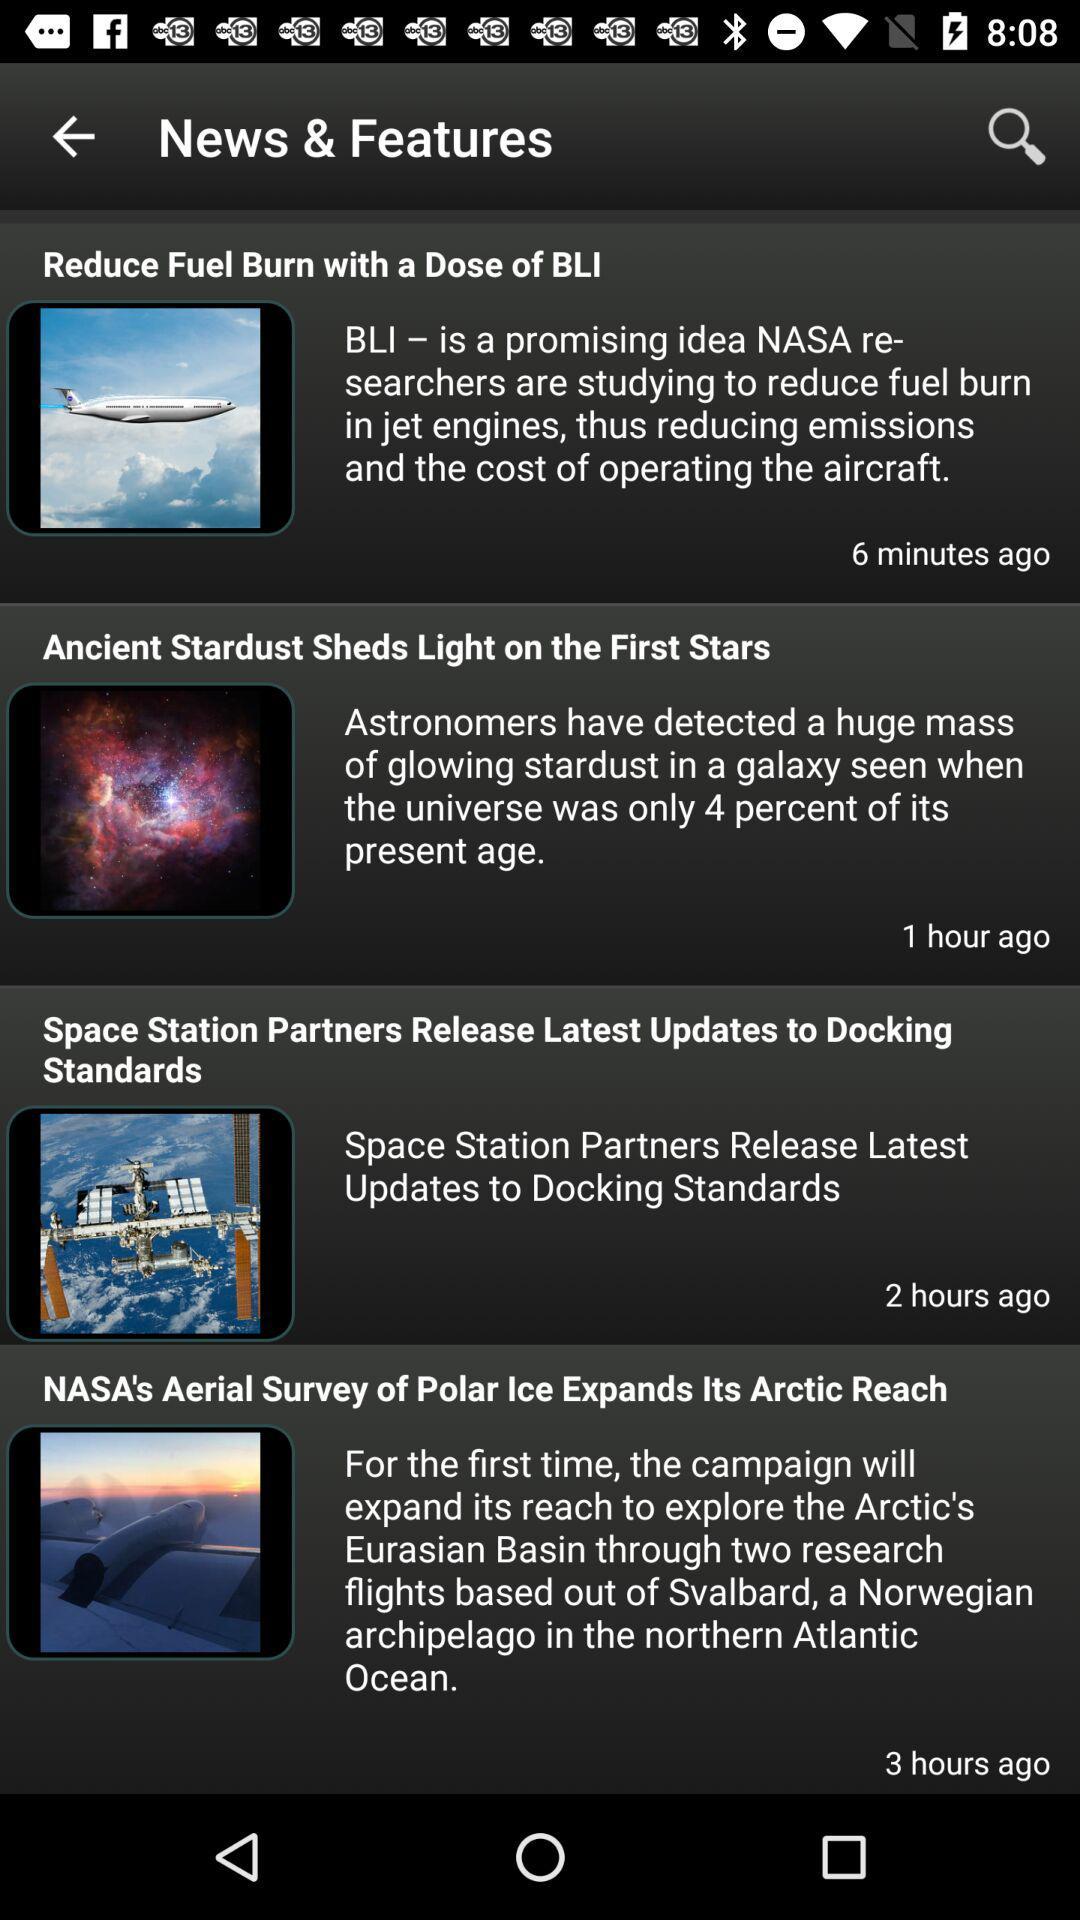  What do you see at coordinates (72, 135) in the screenshot?
I see `the icon above the reduce fuel burn icon` at bounding box center [72, 135].